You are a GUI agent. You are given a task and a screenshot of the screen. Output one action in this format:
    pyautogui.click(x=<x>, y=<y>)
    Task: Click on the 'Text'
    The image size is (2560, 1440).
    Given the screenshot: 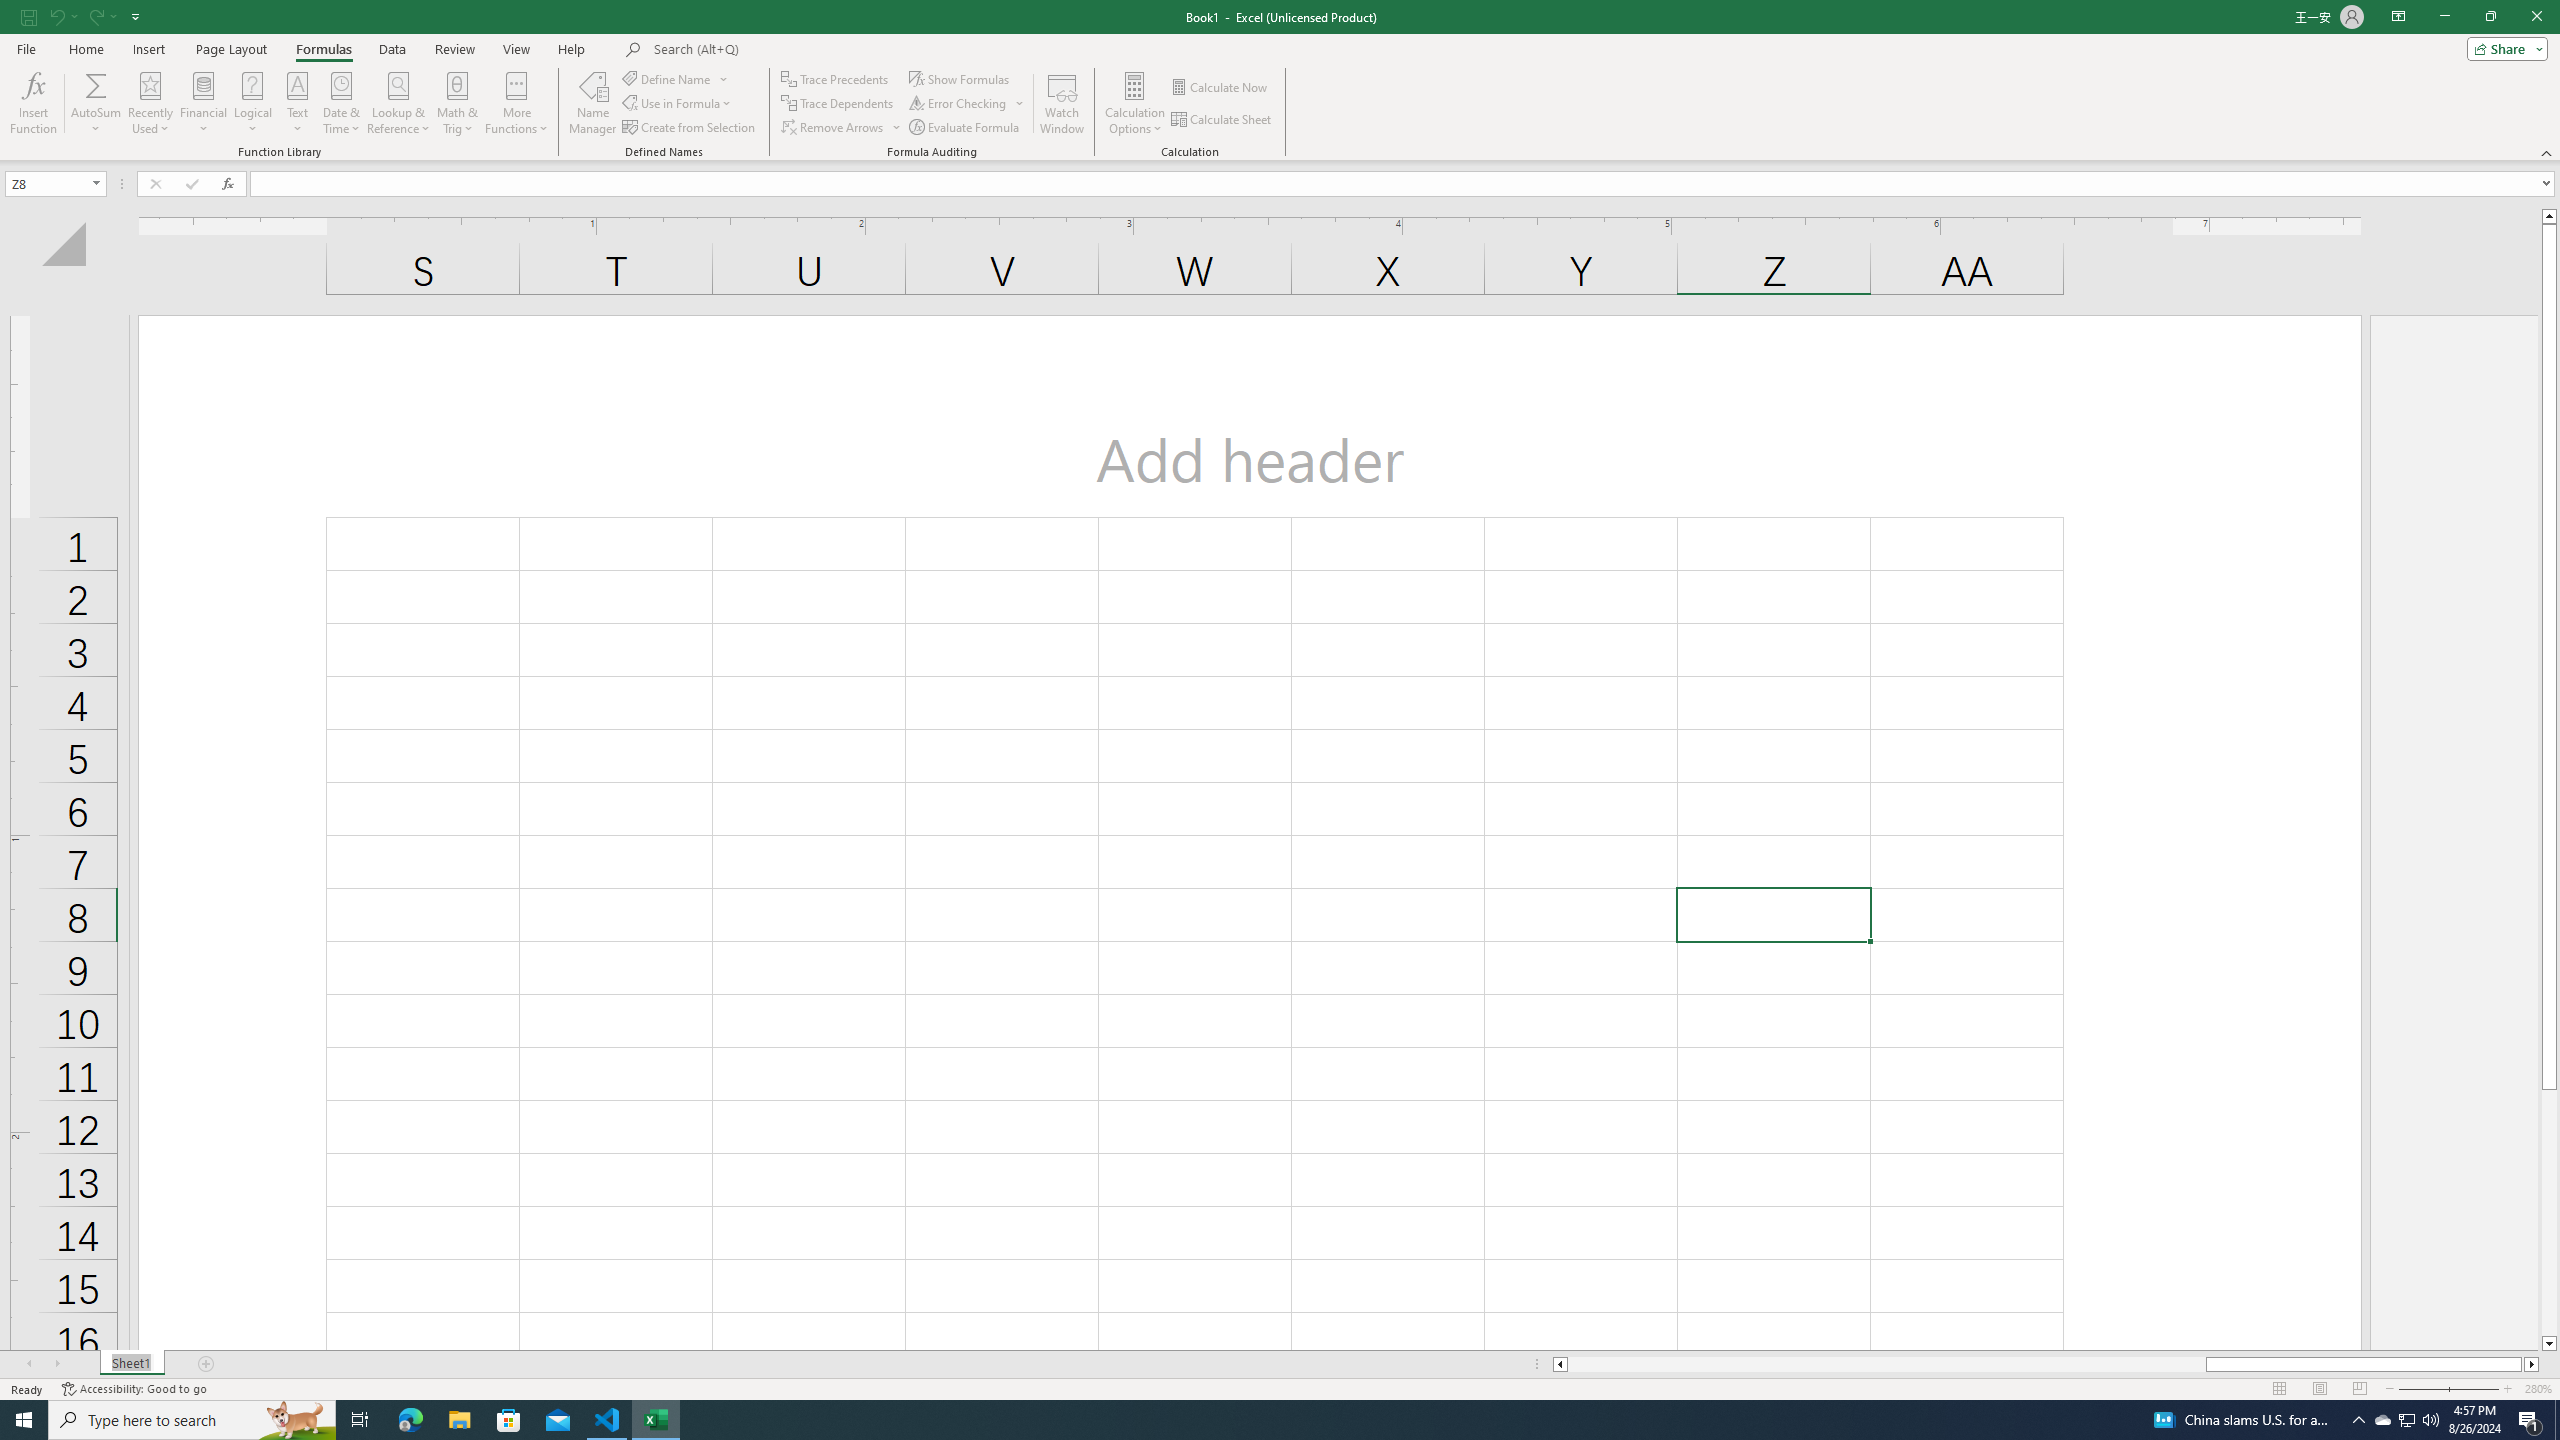 What is the action you would take?
    pyautogui.click(x=297, y=103)
    